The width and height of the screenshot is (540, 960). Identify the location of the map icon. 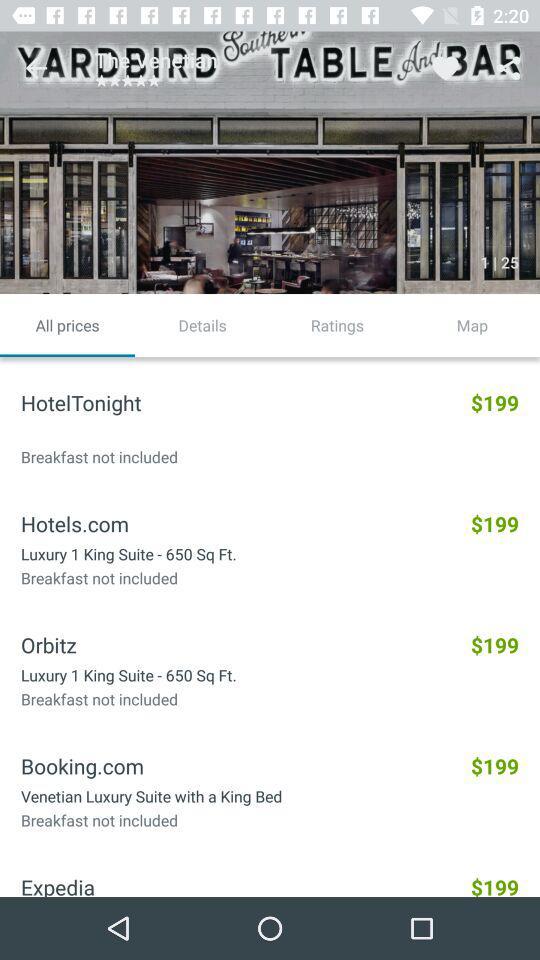
(472, 325).